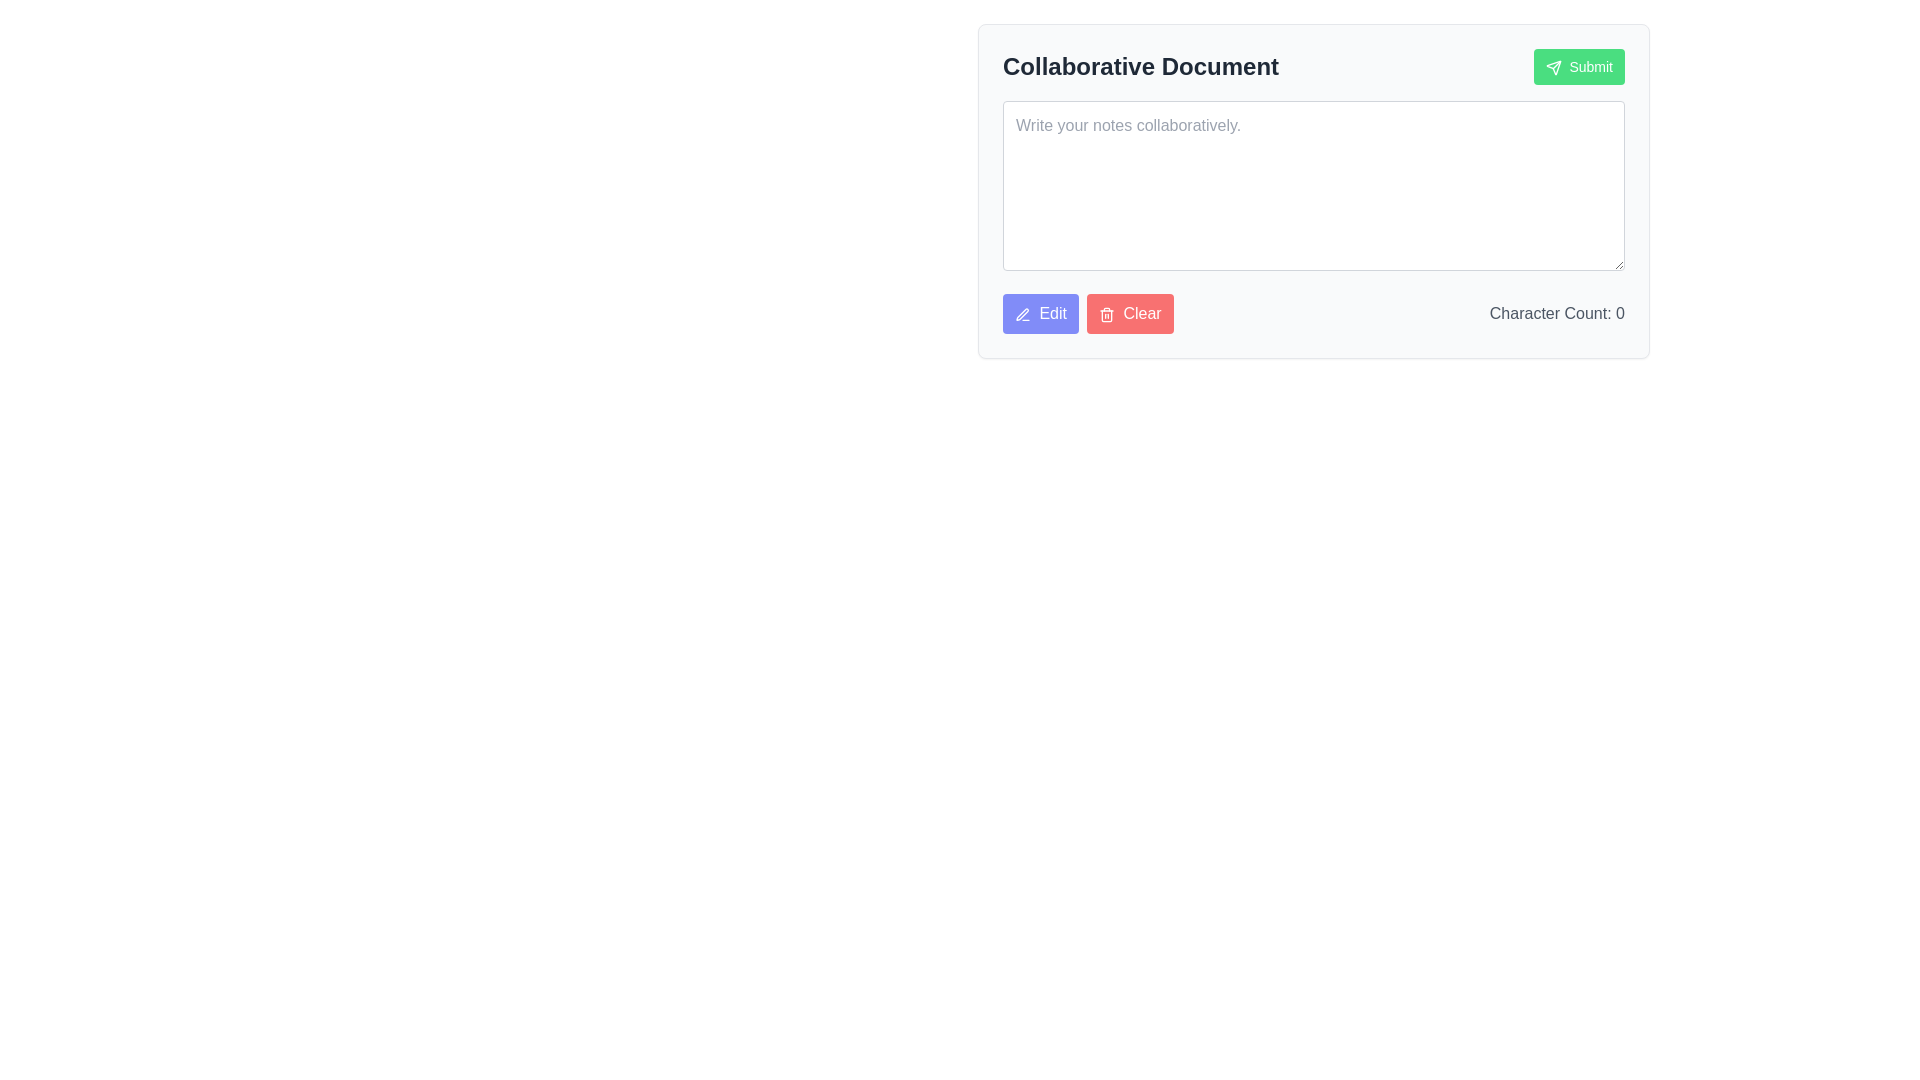 This screenshot has width=1920, height=1080. Describe the element at coordinates (1552, 67) in the screenshot. I see `the send icon graphic located within the 'Submit' button in the upper right corner of the interface` at that location.